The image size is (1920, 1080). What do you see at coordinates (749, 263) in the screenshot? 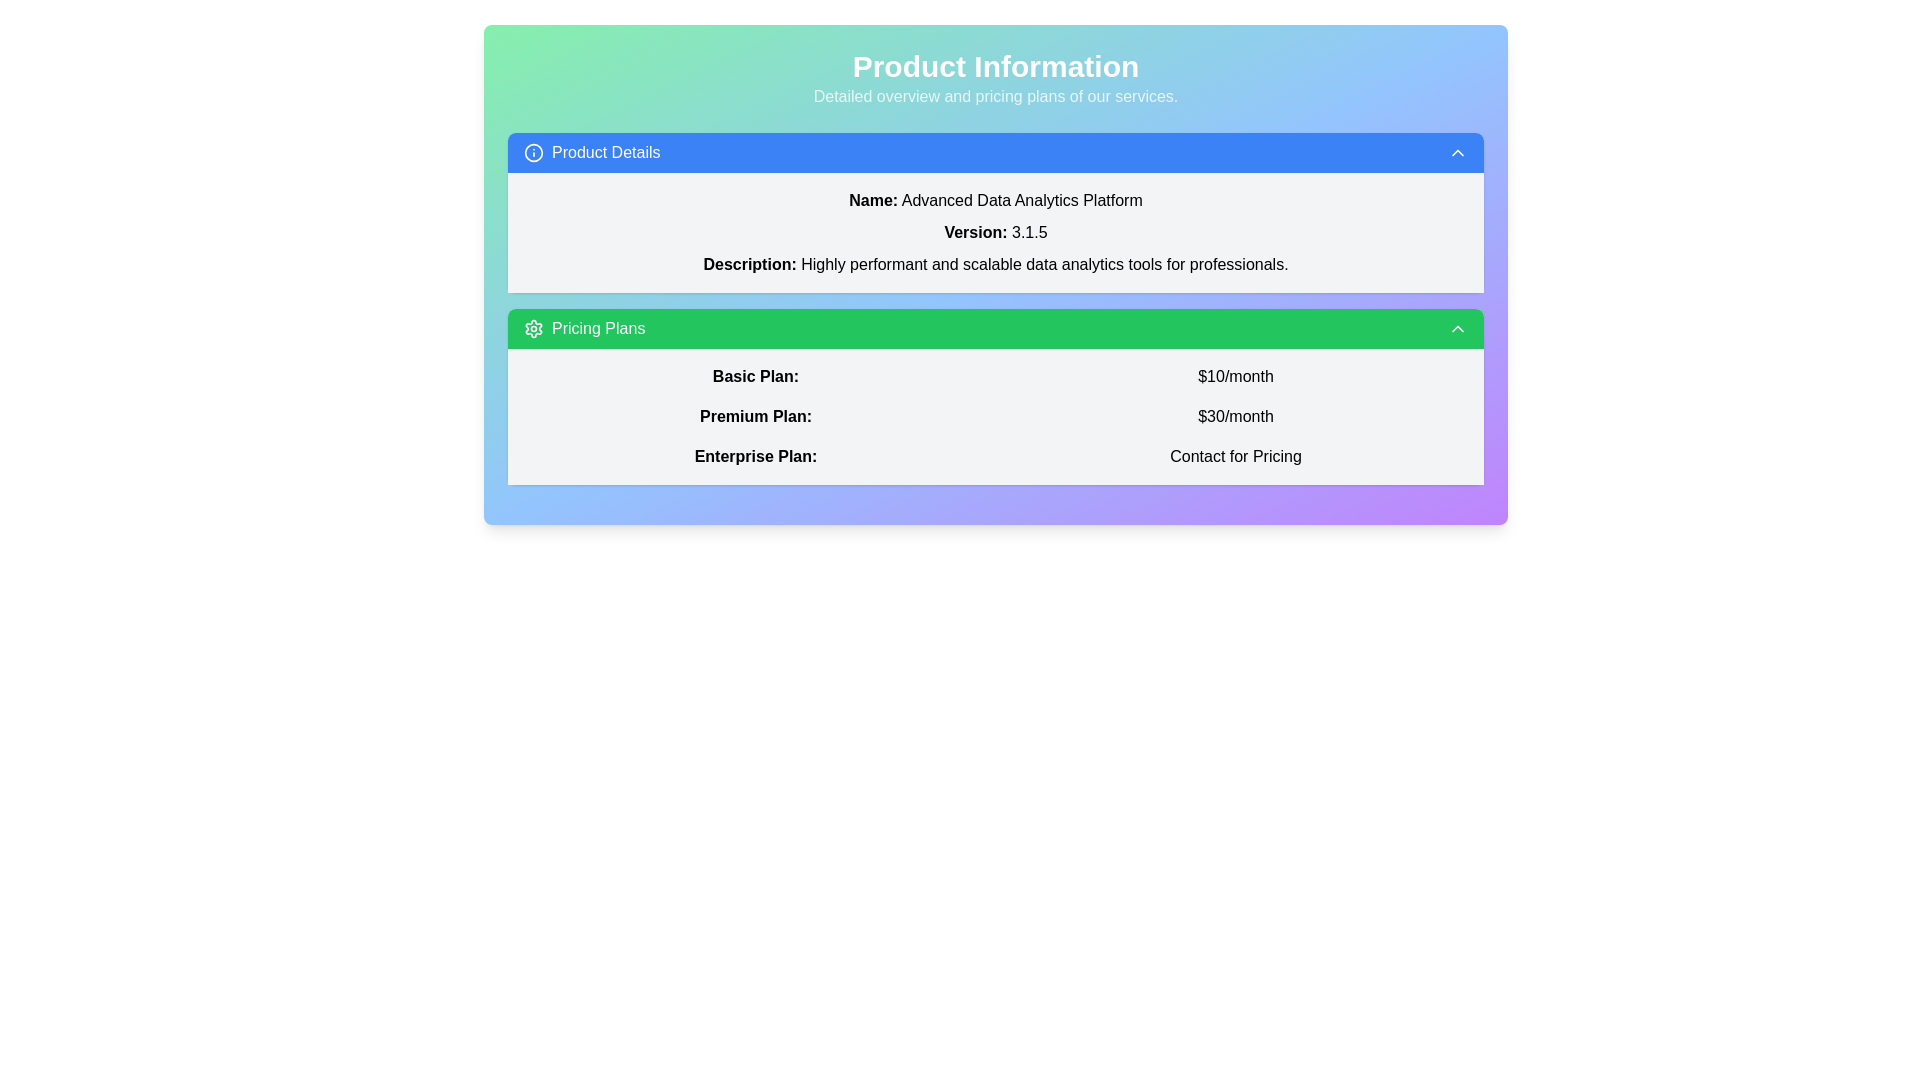
I see `the textual label that reads 'Description:' which is located in the 'Product Details' section, aligned to the left of the product description text` at bounding box center [749, 263].